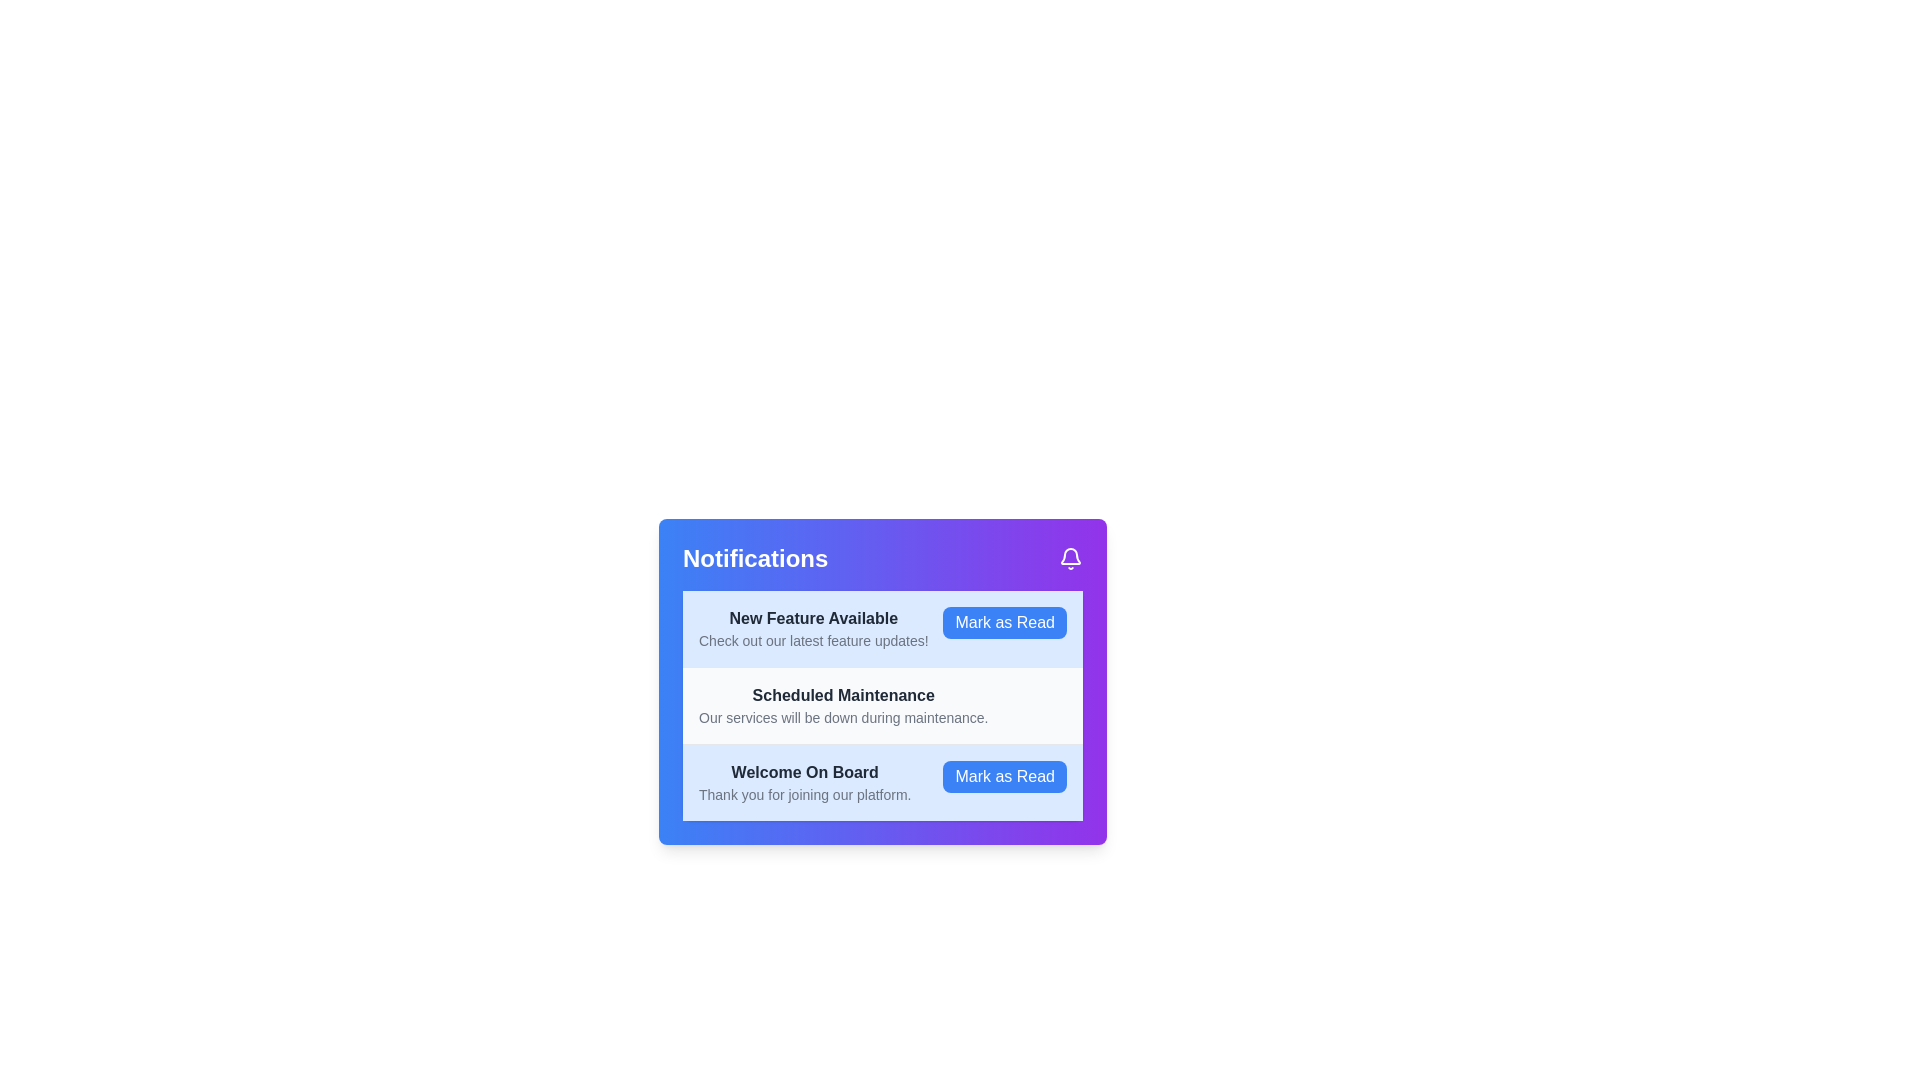 The width and height of the screenshot is (1920, 1080). What do you see at coordinates (813, 640) in the screenshot?
I see `text label providing supplementary information under the heading 'New Feature Available' in the topmost notification card of the 'Notifications' widget` at bounding box center [813, 640].